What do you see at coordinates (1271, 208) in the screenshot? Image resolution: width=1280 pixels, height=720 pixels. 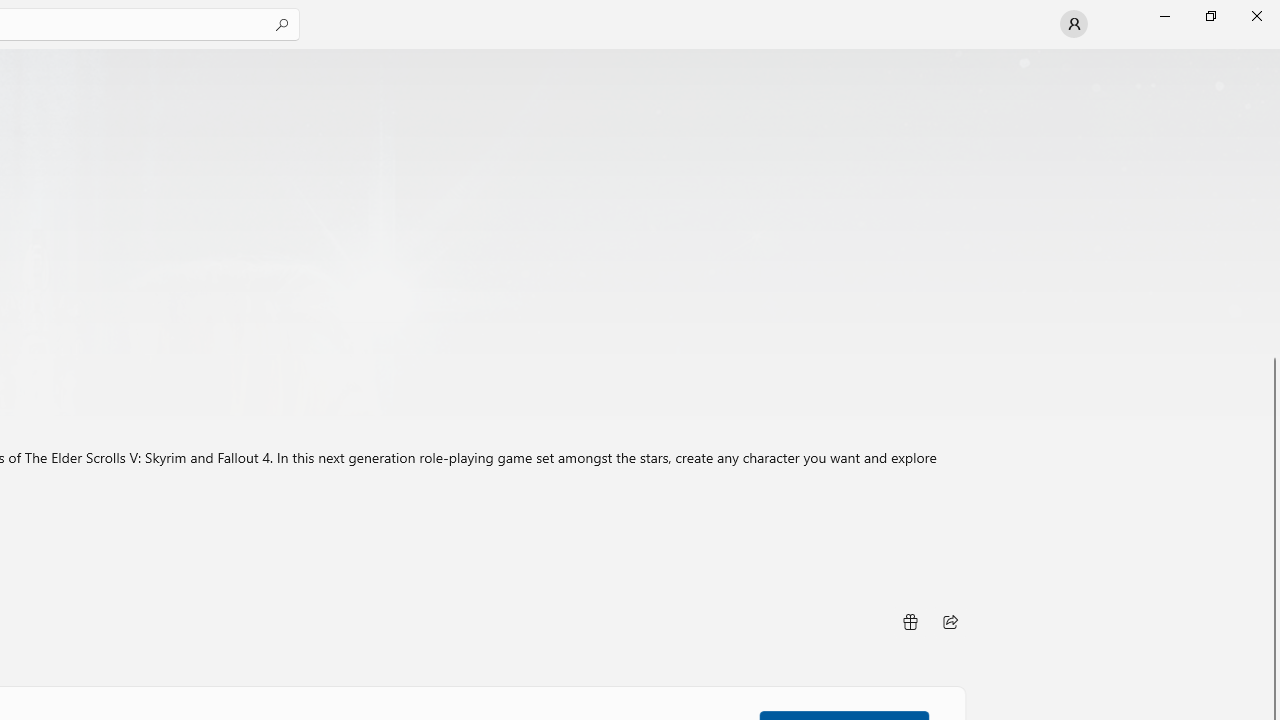 I see `'Vertical Large Decrease'` at bounding box center [1271, 208].